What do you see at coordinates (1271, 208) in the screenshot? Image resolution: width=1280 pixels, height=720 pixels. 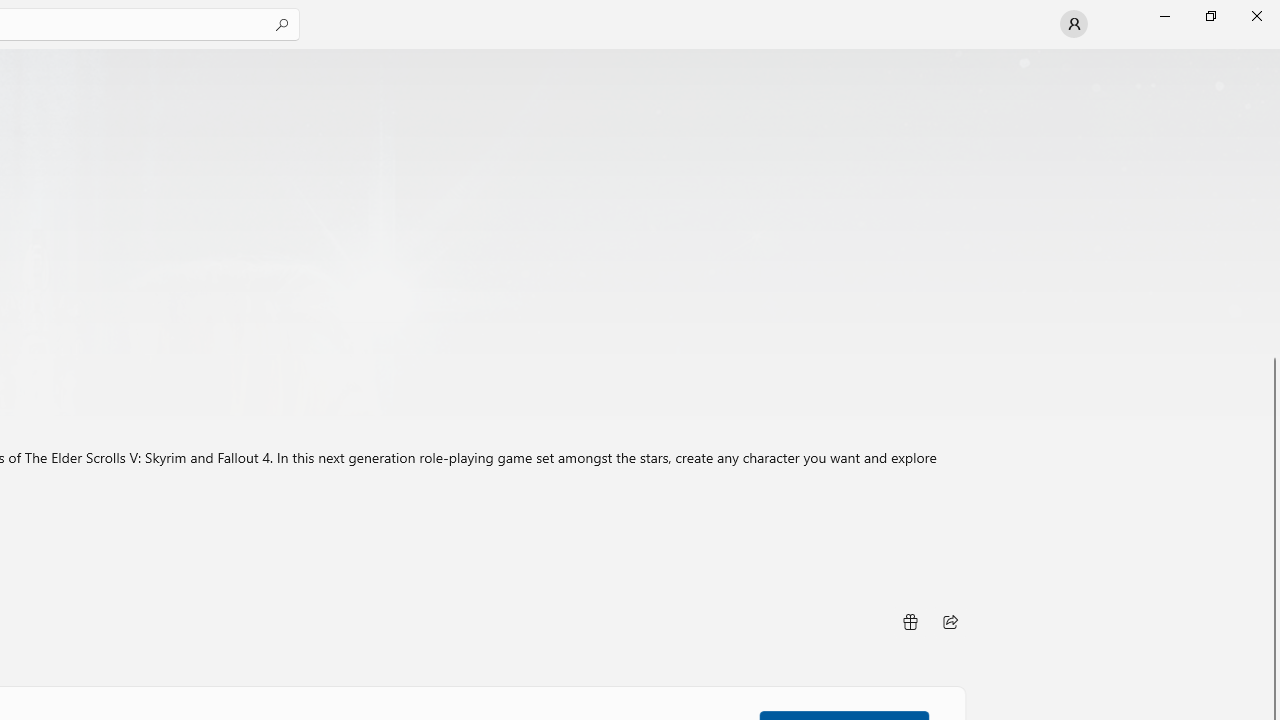 I see `'Vertical Large Decrease'` at bounding box center [1271, 208].